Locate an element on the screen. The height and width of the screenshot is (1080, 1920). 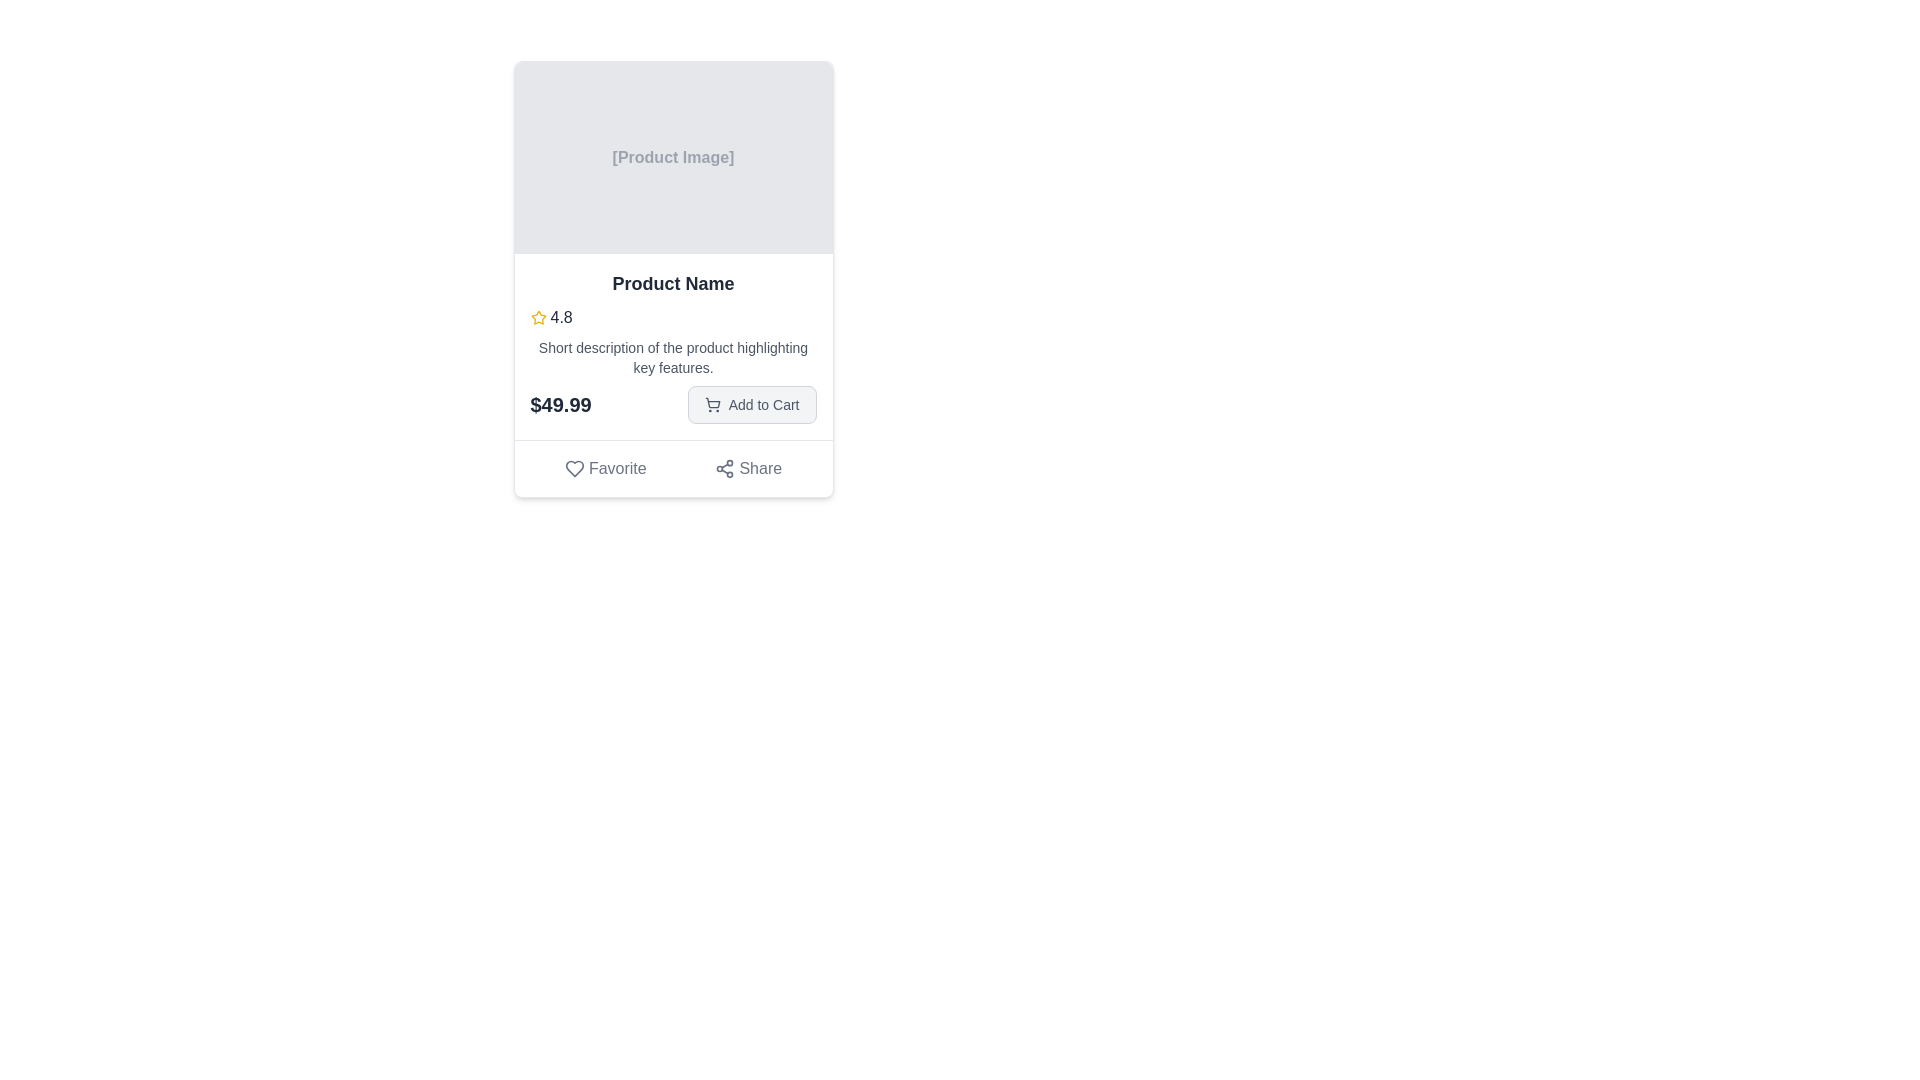
the 'Favorite' button located at the bottom of the product card to mark the product as a favorite is located at coordinates (604, 469).